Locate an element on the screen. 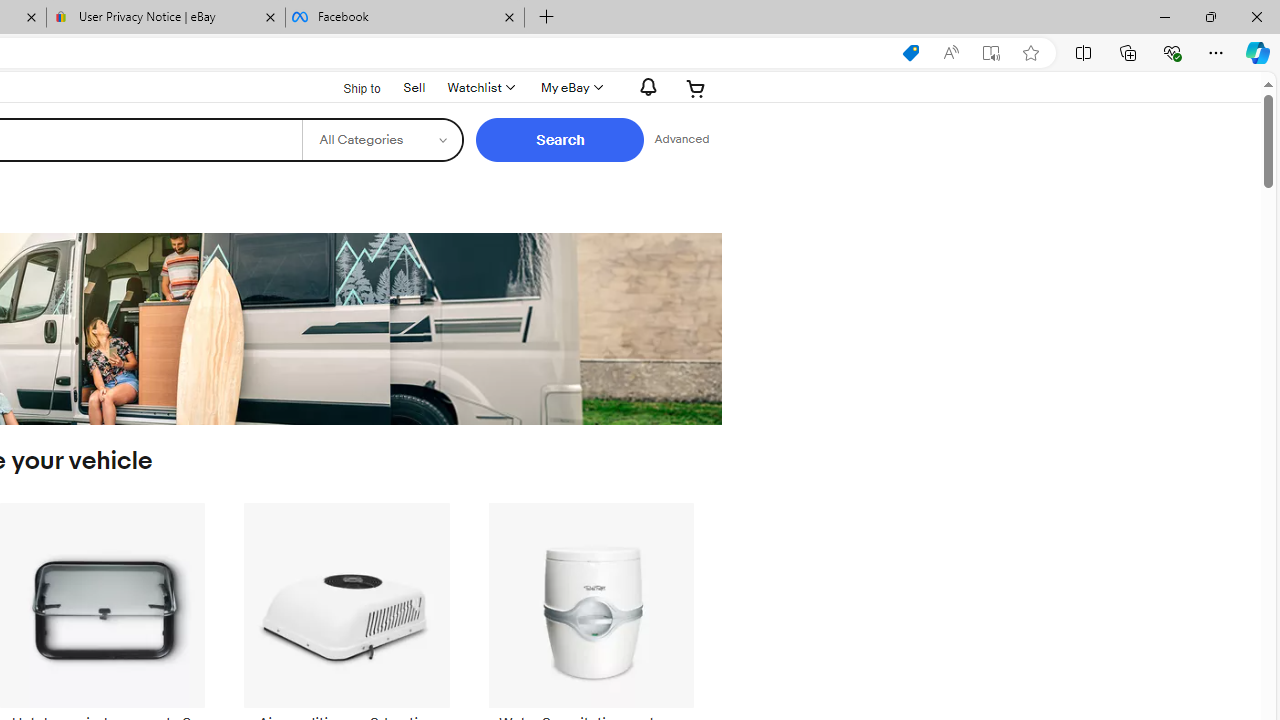 This screenshot has height=720, width=1280. 'Sell' is located at coordinates (413, 86).